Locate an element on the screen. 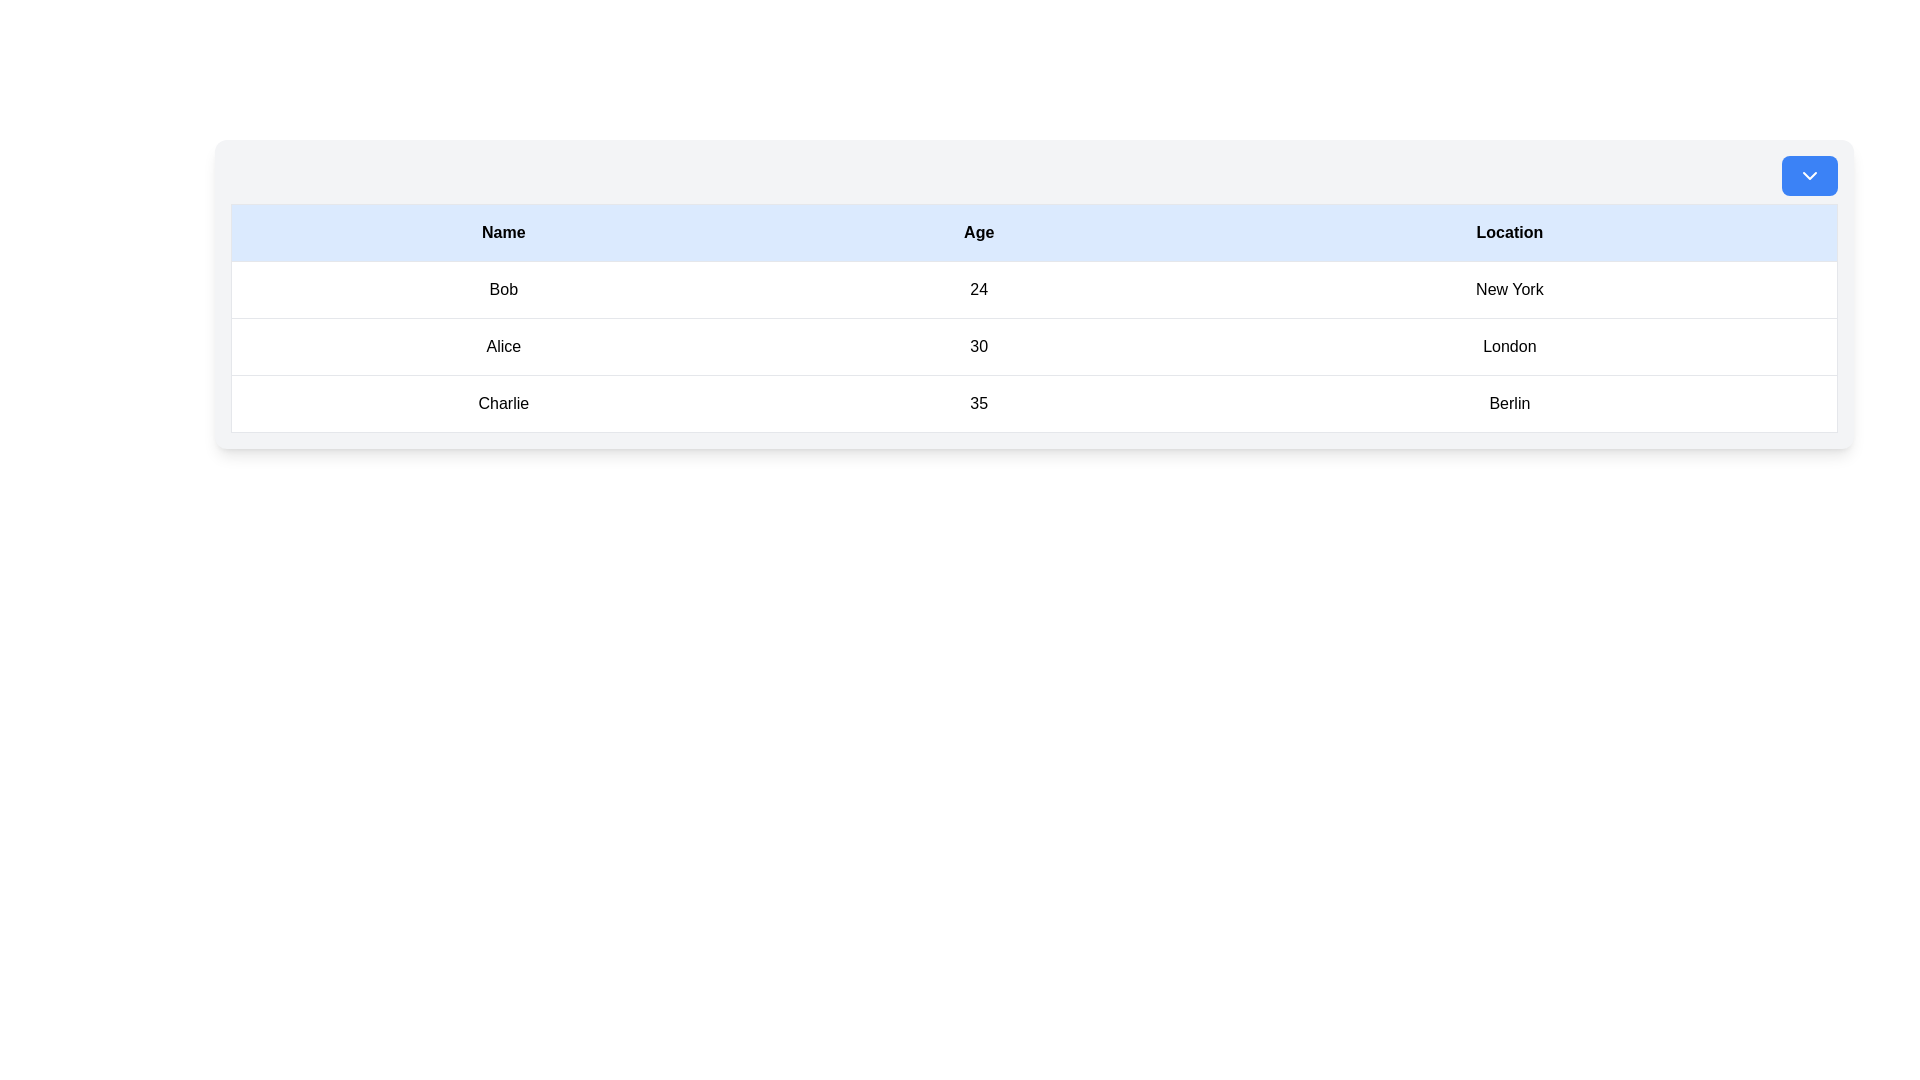 This screenshot has width=1920, height=1080. the chevron icon located within the button at the top right corner of the displayed table, which serves as an interactive control for expanding or opening a dropdown menu is located at coordinates (1809, 175).